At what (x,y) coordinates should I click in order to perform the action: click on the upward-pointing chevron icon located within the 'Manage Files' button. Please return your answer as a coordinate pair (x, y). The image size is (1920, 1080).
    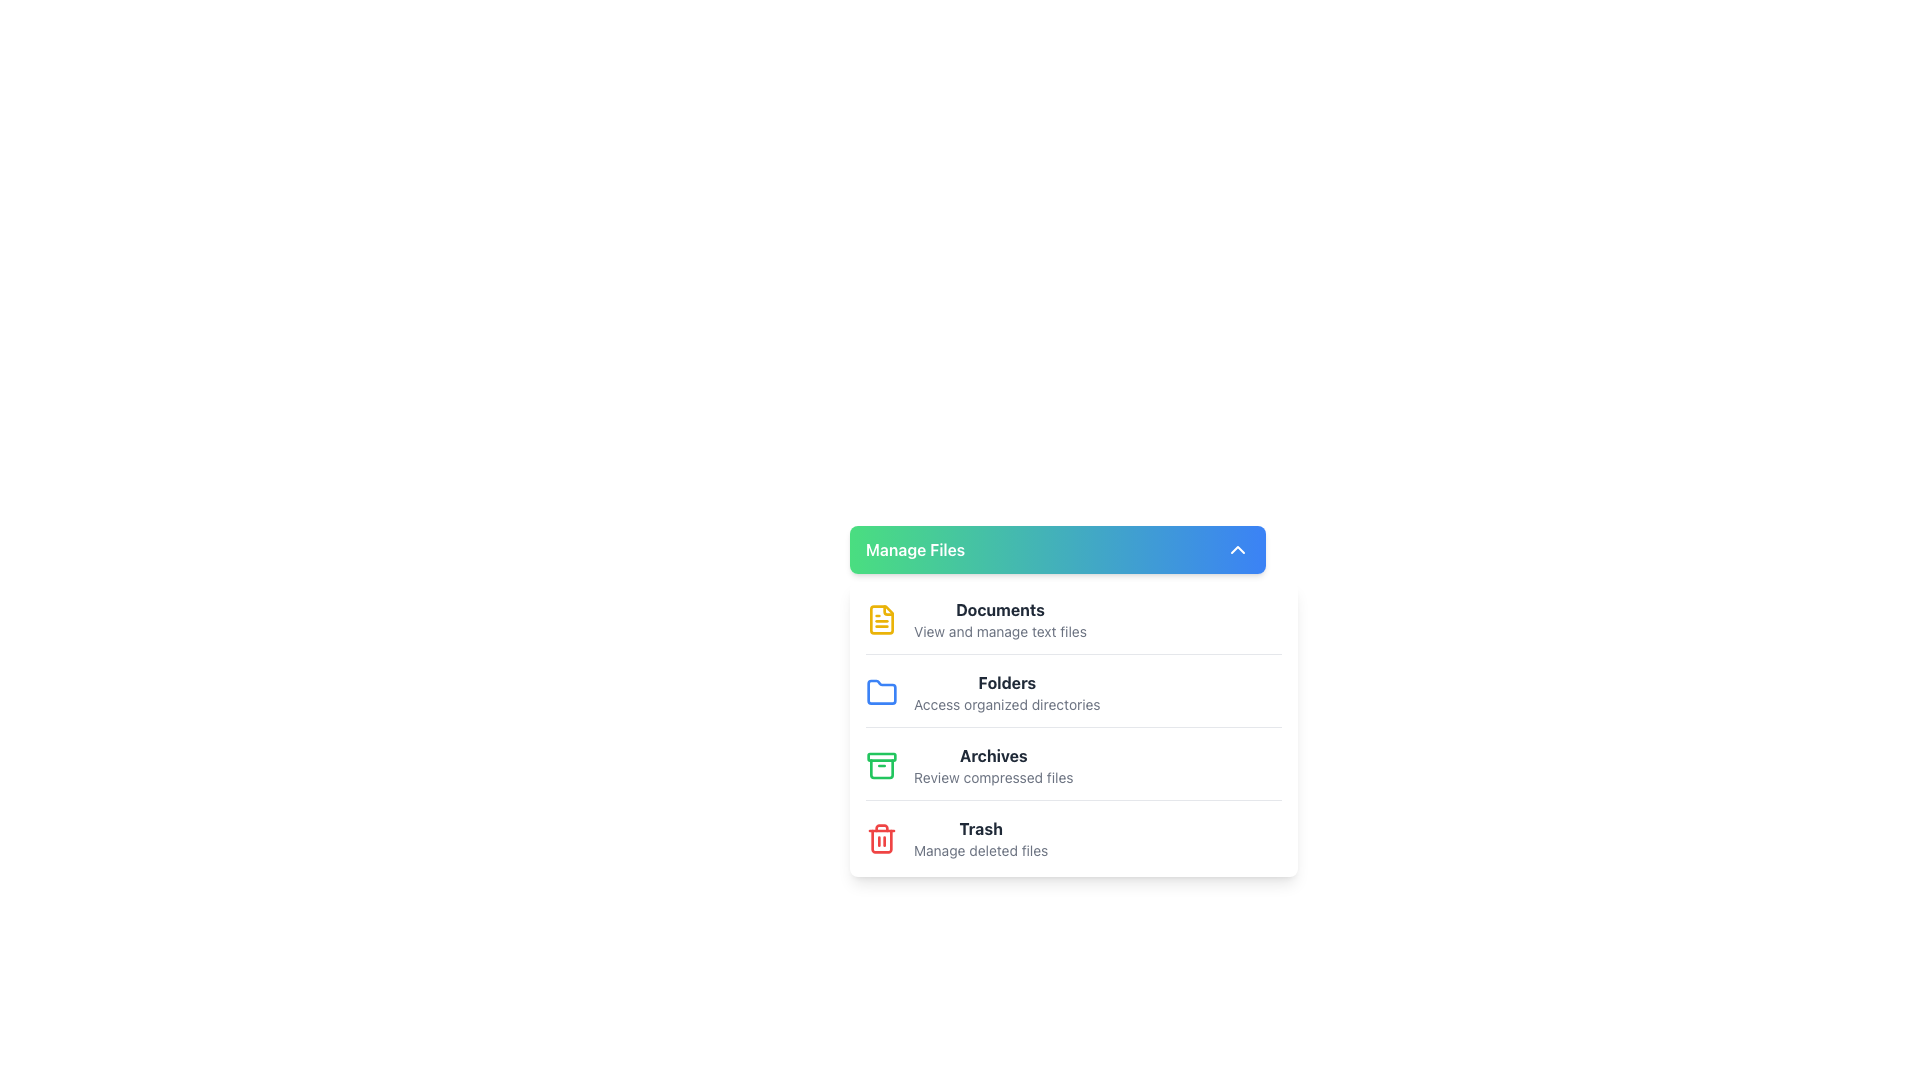
    Looking at the image, I should click on (1237, 550).